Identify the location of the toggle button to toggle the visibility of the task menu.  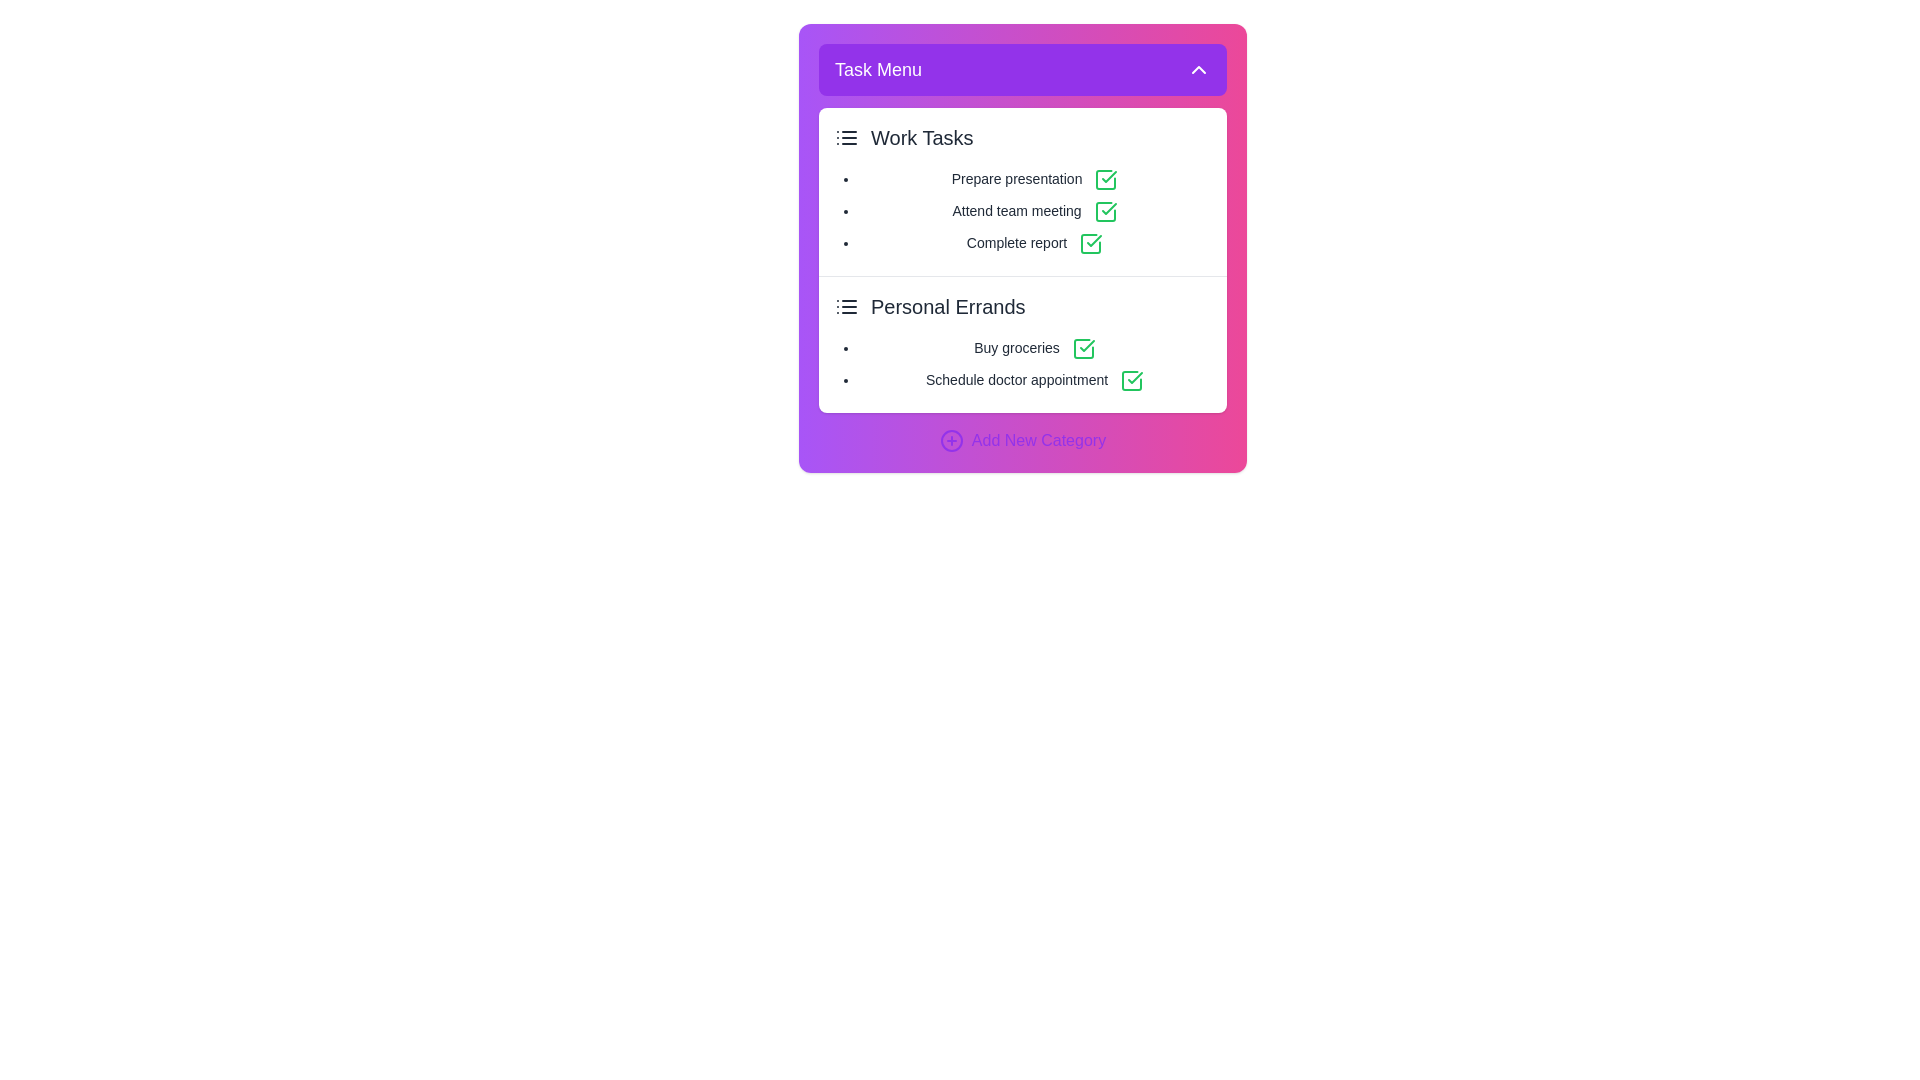
(1022, 68).